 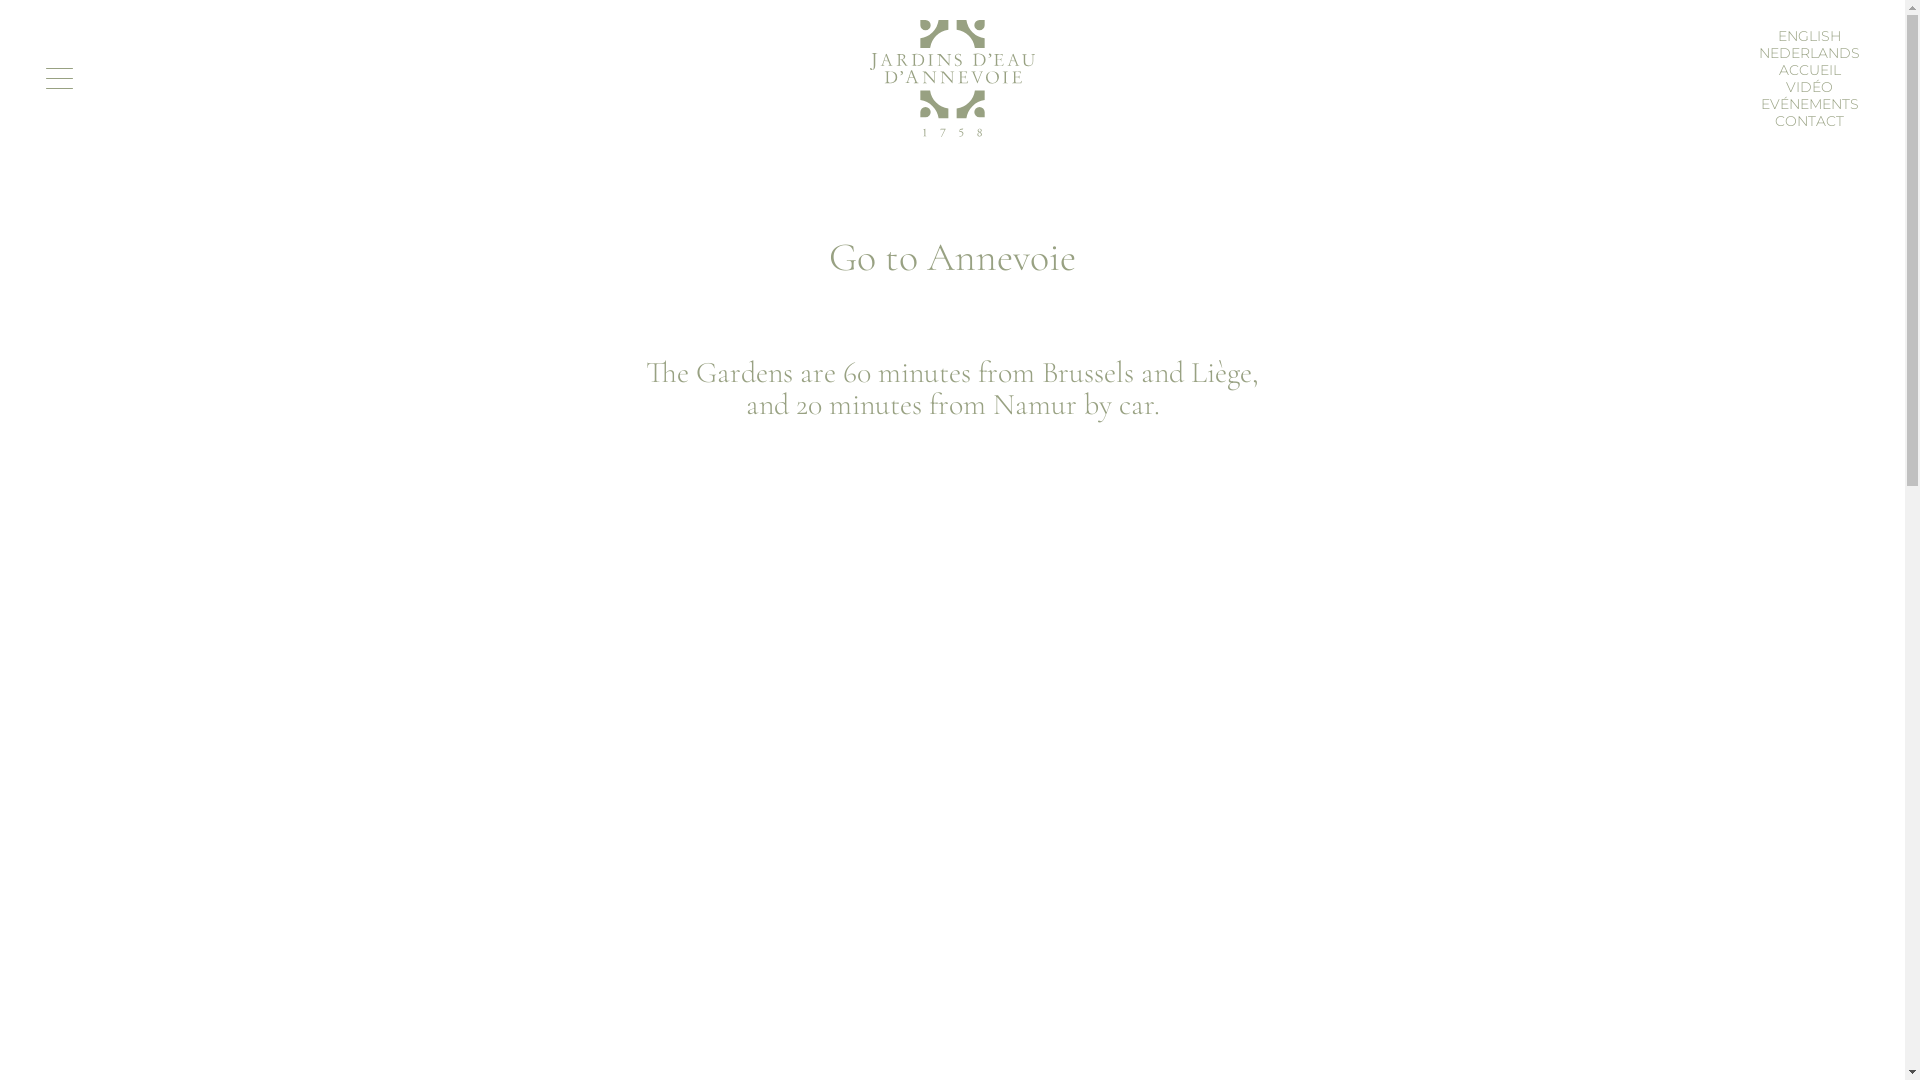 I want to click on 'CONTACT', so click(x=1809, y=120).